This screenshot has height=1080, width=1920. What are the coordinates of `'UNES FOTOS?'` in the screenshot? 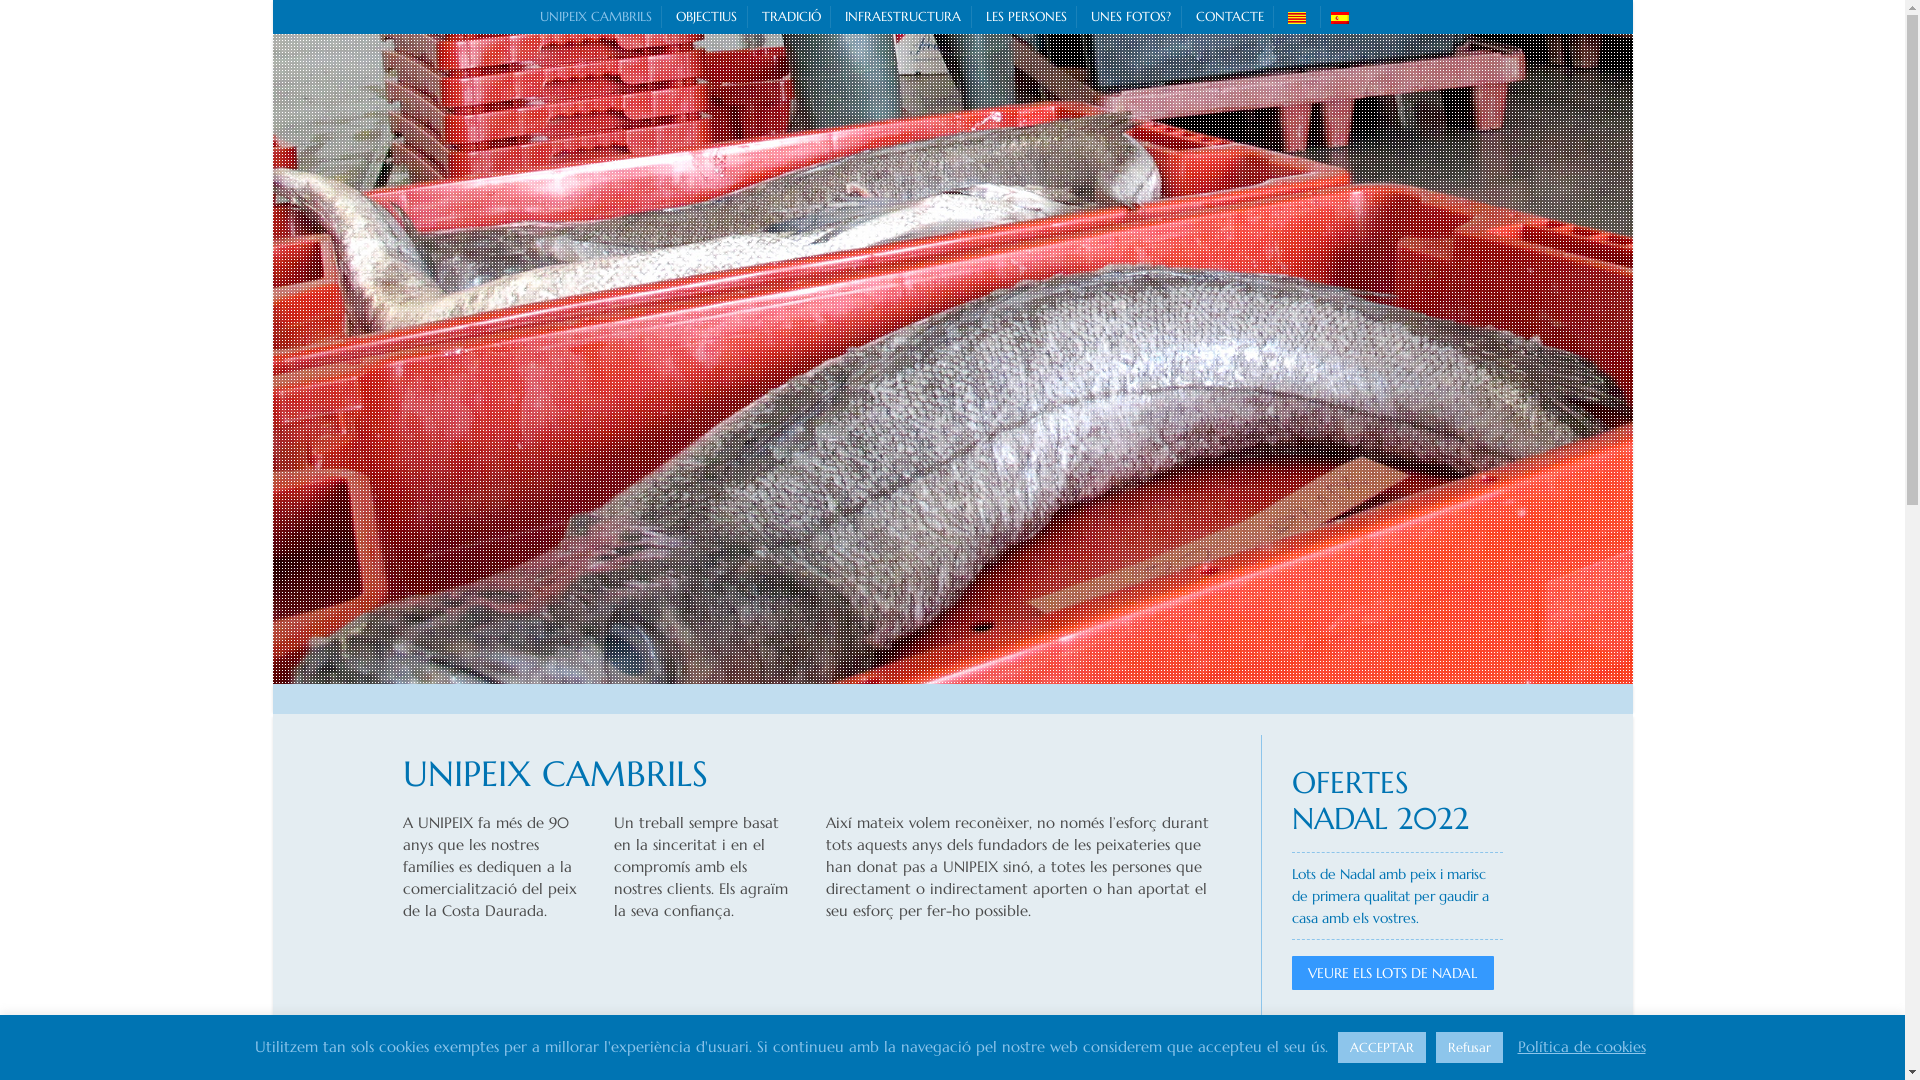 It's located at (1131, 16).